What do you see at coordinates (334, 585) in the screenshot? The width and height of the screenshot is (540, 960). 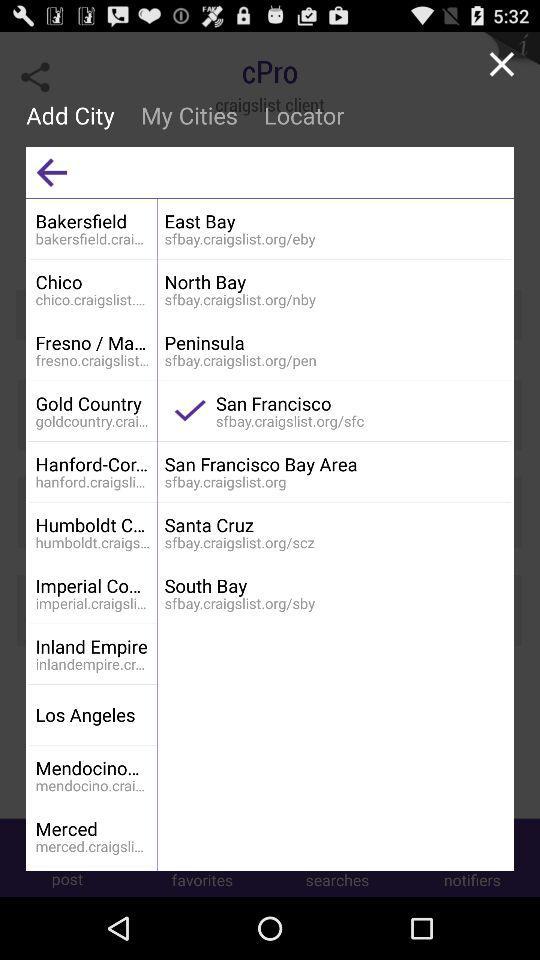 I see `south bay icon` at bounding box center [334, 585].